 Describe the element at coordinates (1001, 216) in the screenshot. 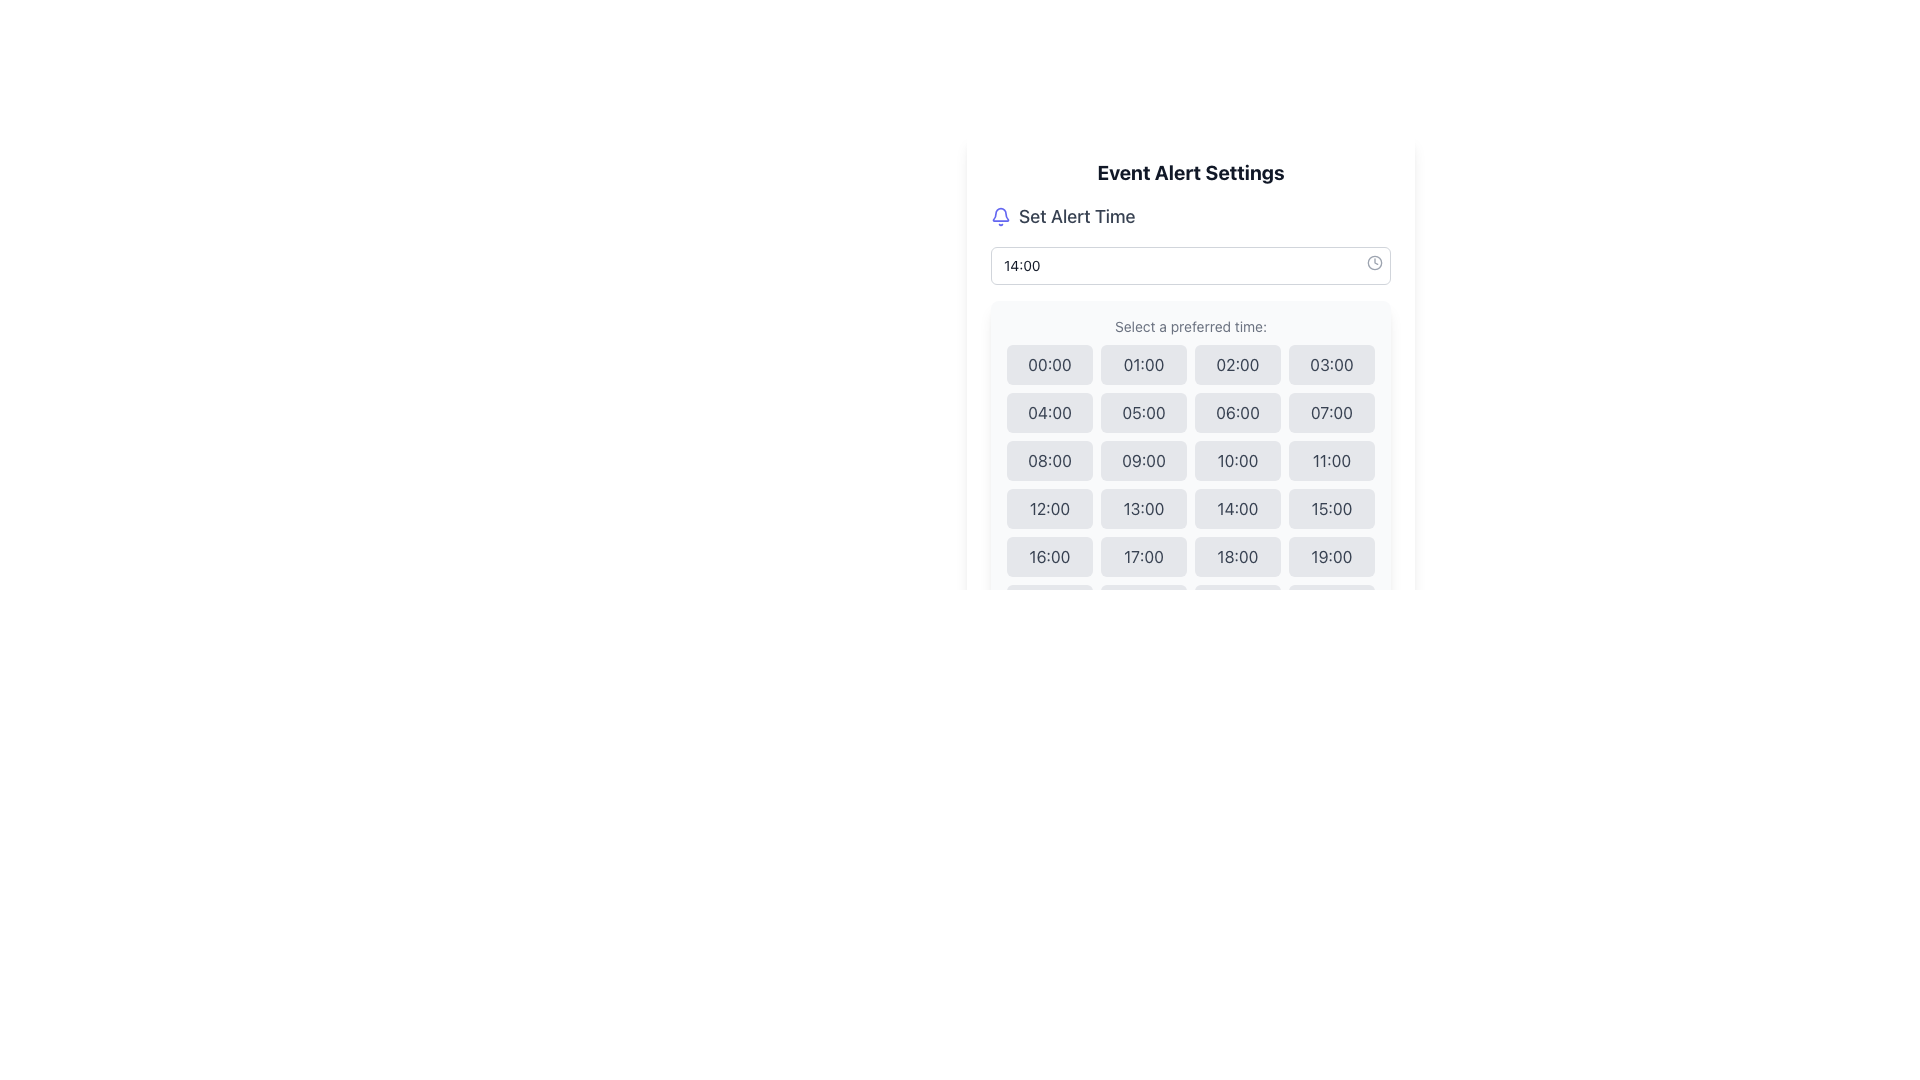

I see `the bell-shaped icon with an indigo stroke located to the left of the 'Set Alert Time' text` at that location.